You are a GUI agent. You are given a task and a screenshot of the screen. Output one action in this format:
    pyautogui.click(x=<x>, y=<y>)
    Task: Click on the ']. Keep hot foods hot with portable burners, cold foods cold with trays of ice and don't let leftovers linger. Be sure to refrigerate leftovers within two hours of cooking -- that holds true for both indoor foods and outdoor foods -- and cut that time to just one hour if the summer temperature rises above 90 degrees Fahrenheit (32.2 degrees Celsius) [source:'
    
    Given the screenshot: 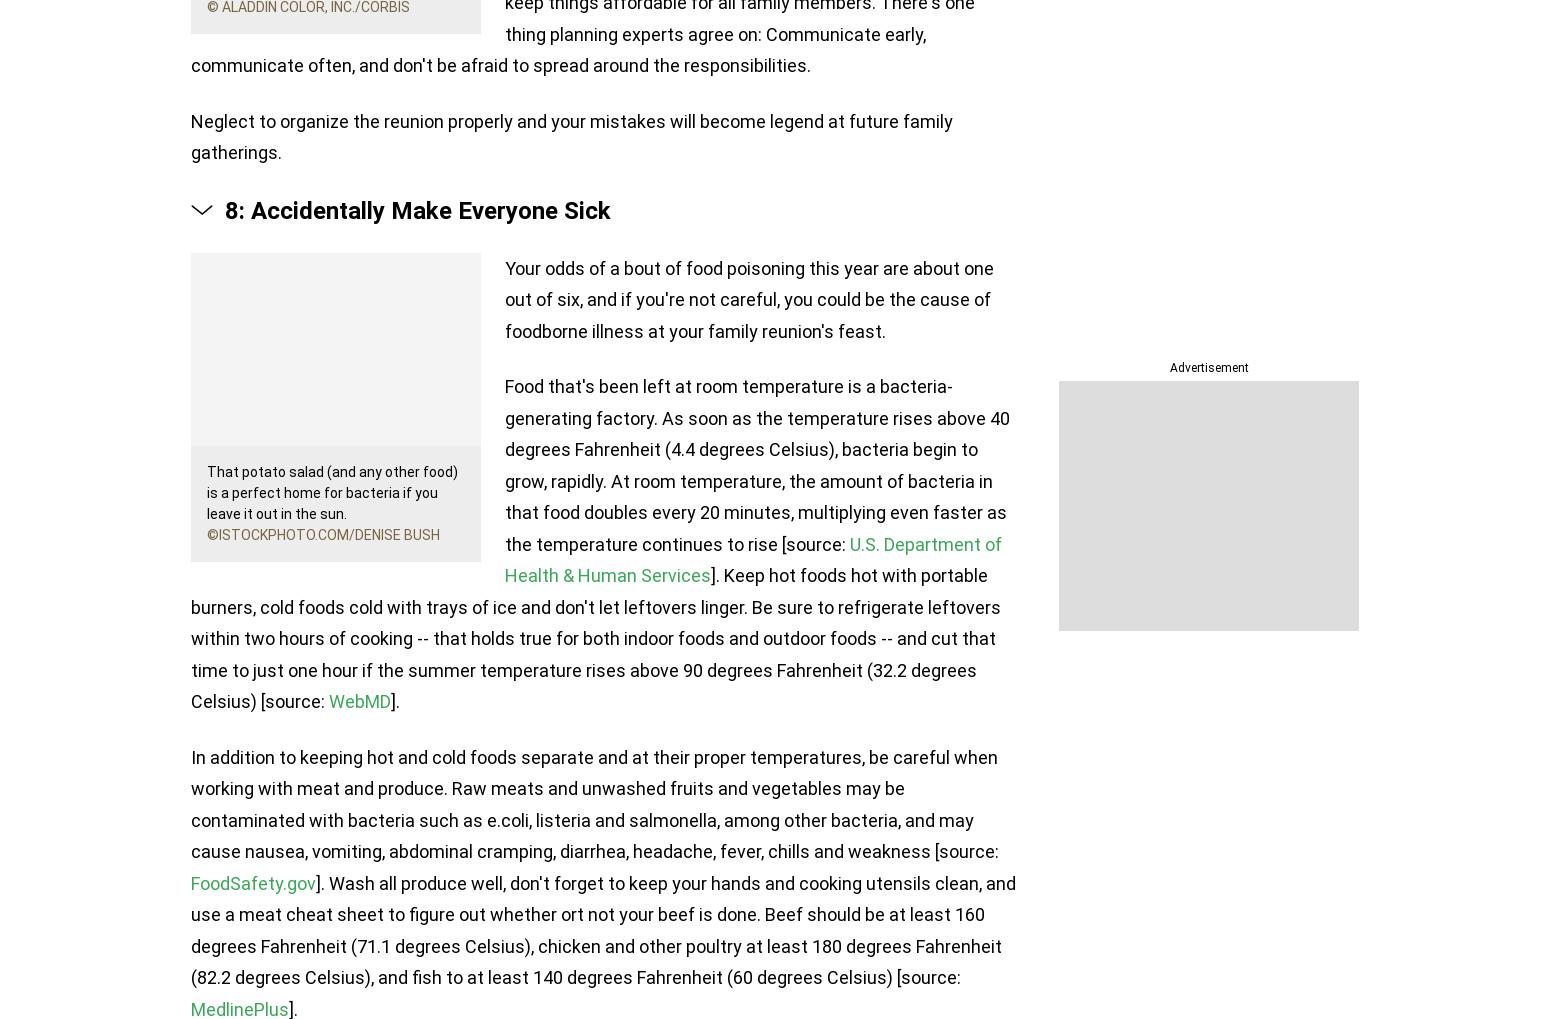 What is the action you would take?
    pyautogui.click(x=595, y=638)
    